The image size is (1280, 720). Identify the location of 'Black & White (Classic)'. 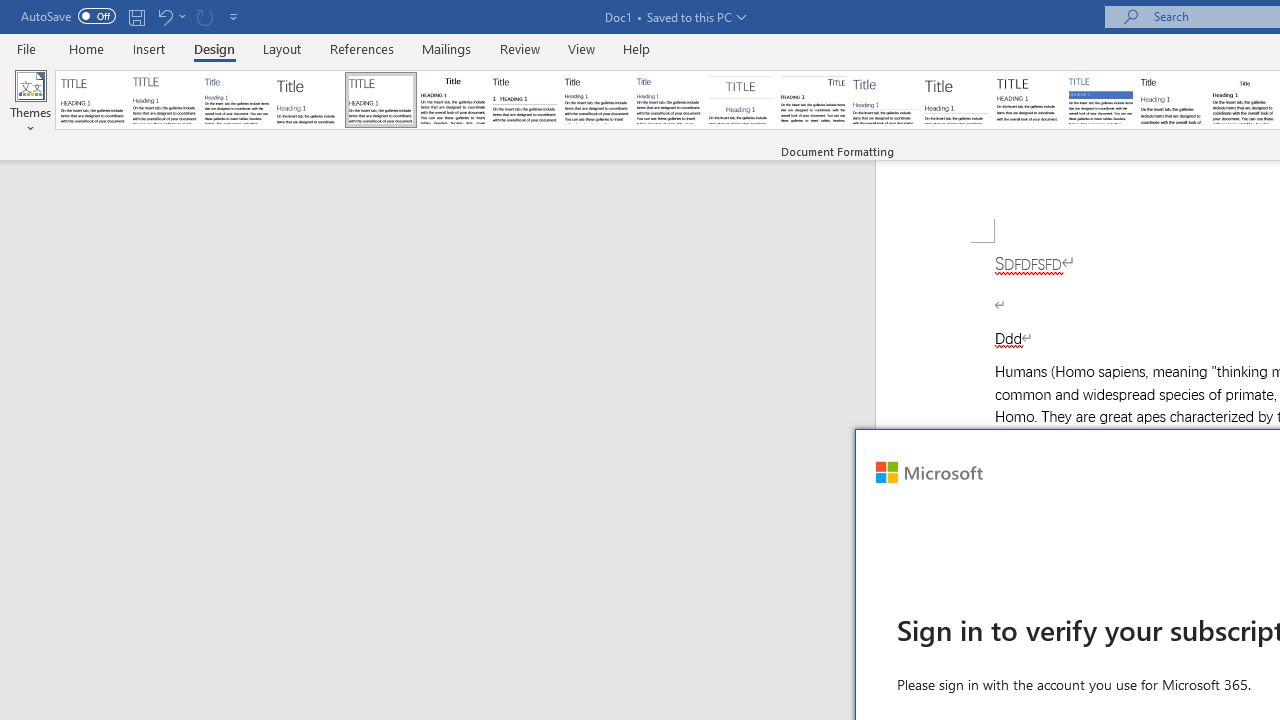
(452, 100).